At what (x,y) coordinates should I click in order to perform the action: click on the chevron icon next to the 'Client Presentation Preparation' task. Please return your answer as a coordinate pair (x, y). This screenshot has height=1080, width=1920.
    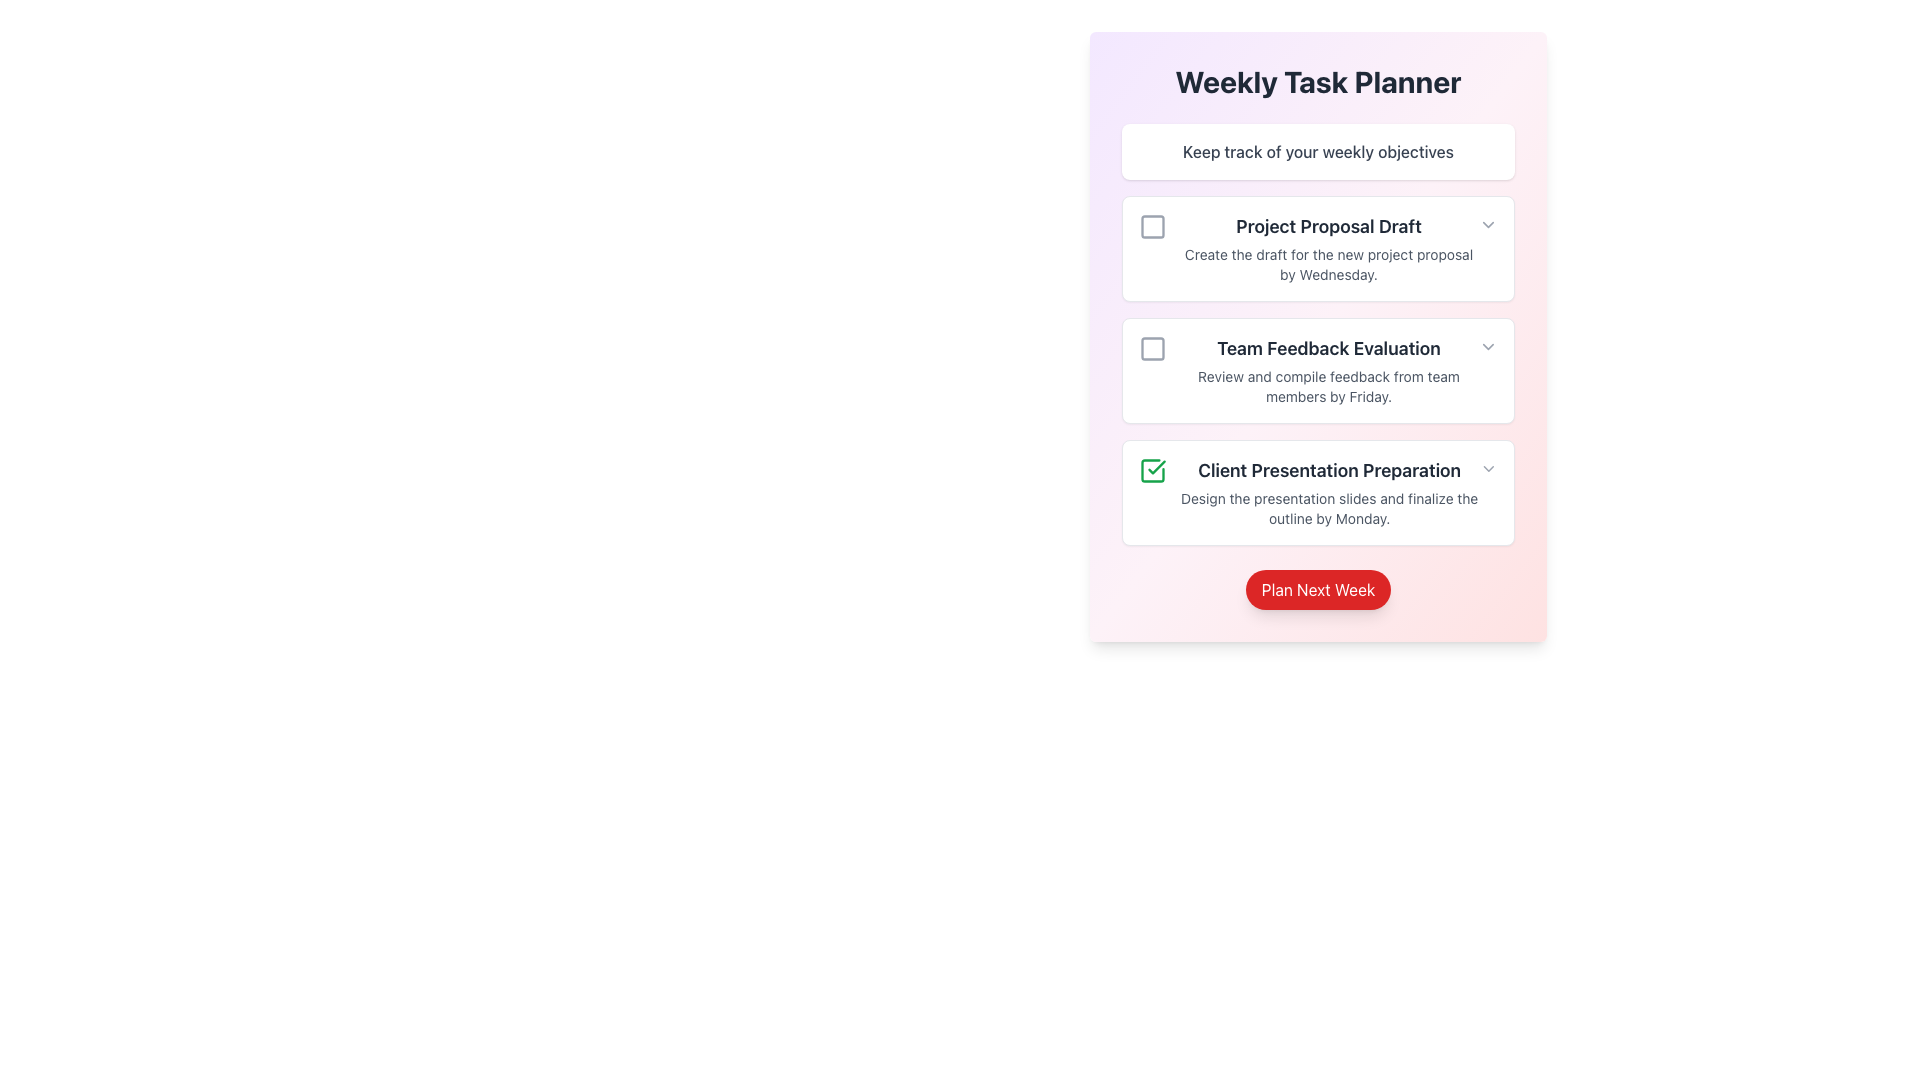
    Looking at the image, I should click on (1489, 469).